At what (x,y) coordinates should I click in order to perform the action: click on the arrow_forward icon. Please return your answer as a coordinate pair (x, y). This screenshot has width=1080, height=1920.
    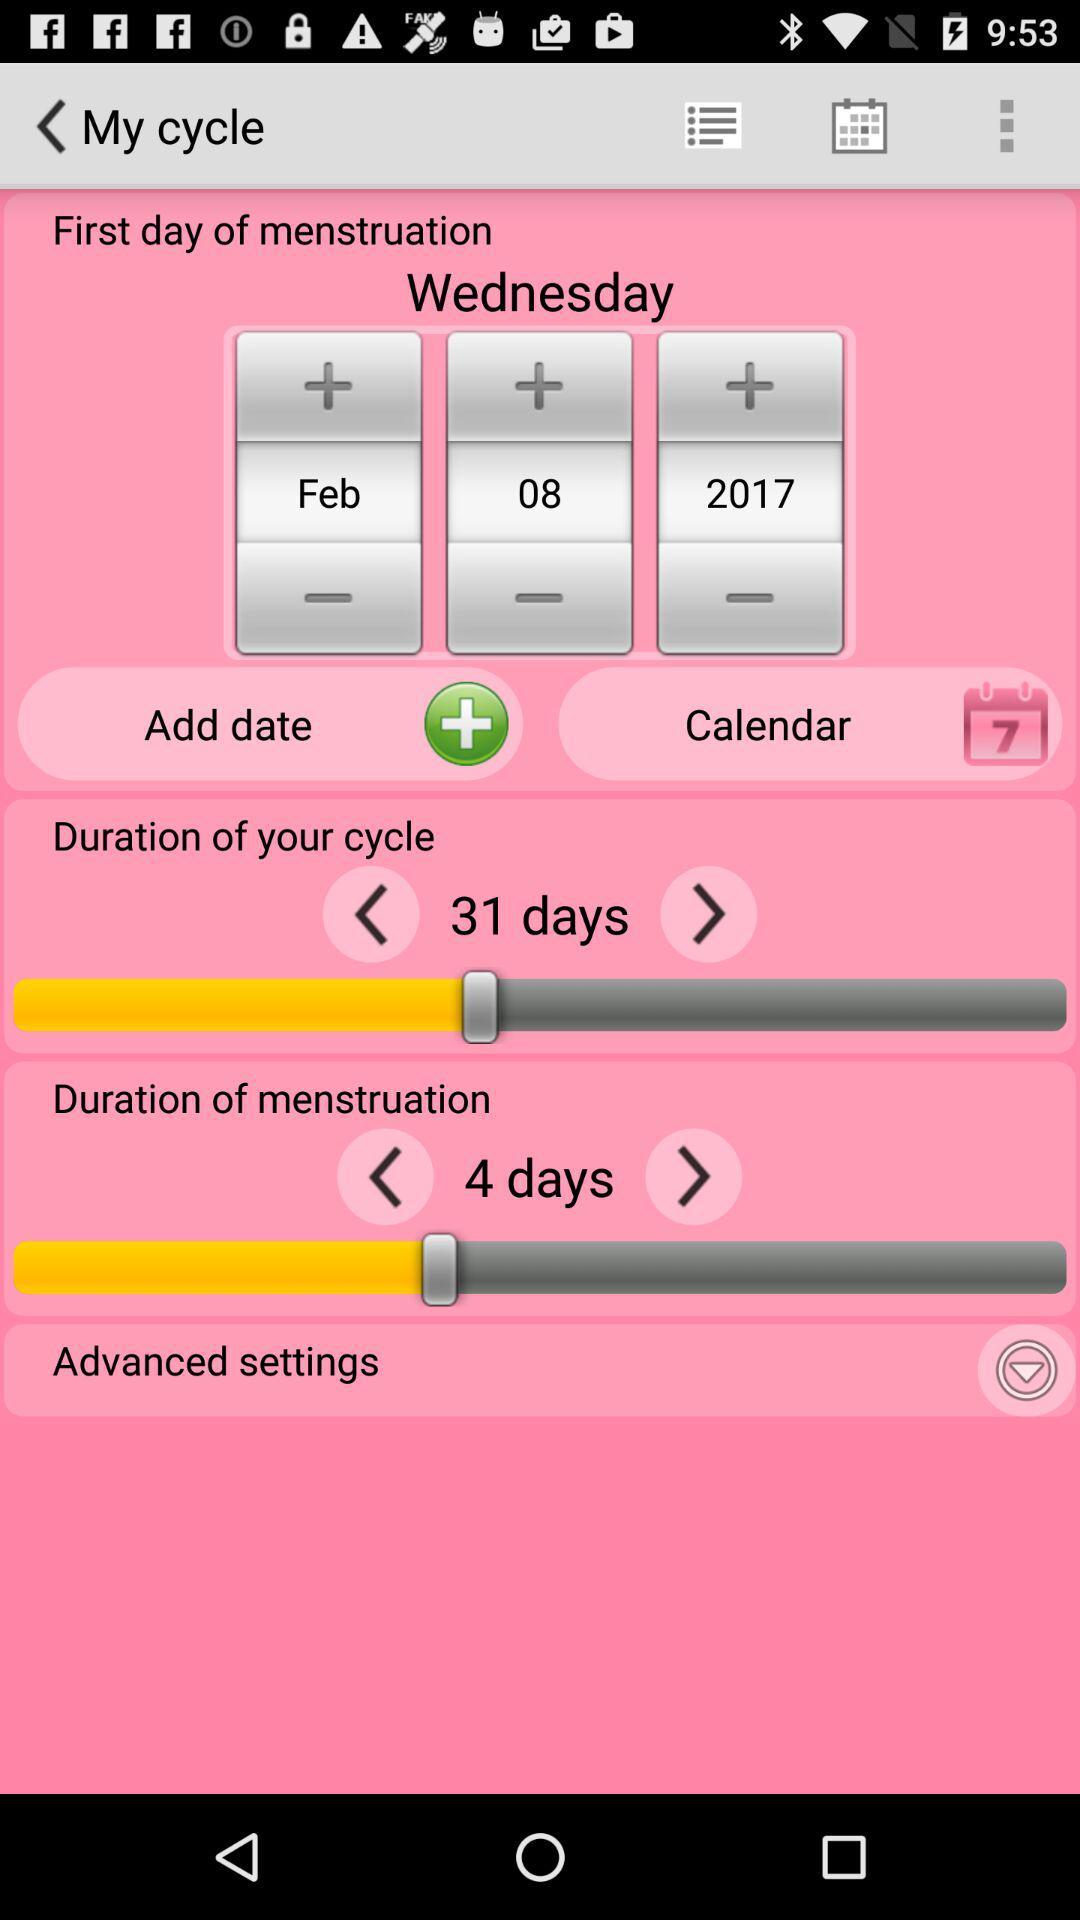
    Looking at the image, I should click on (692, 1258).